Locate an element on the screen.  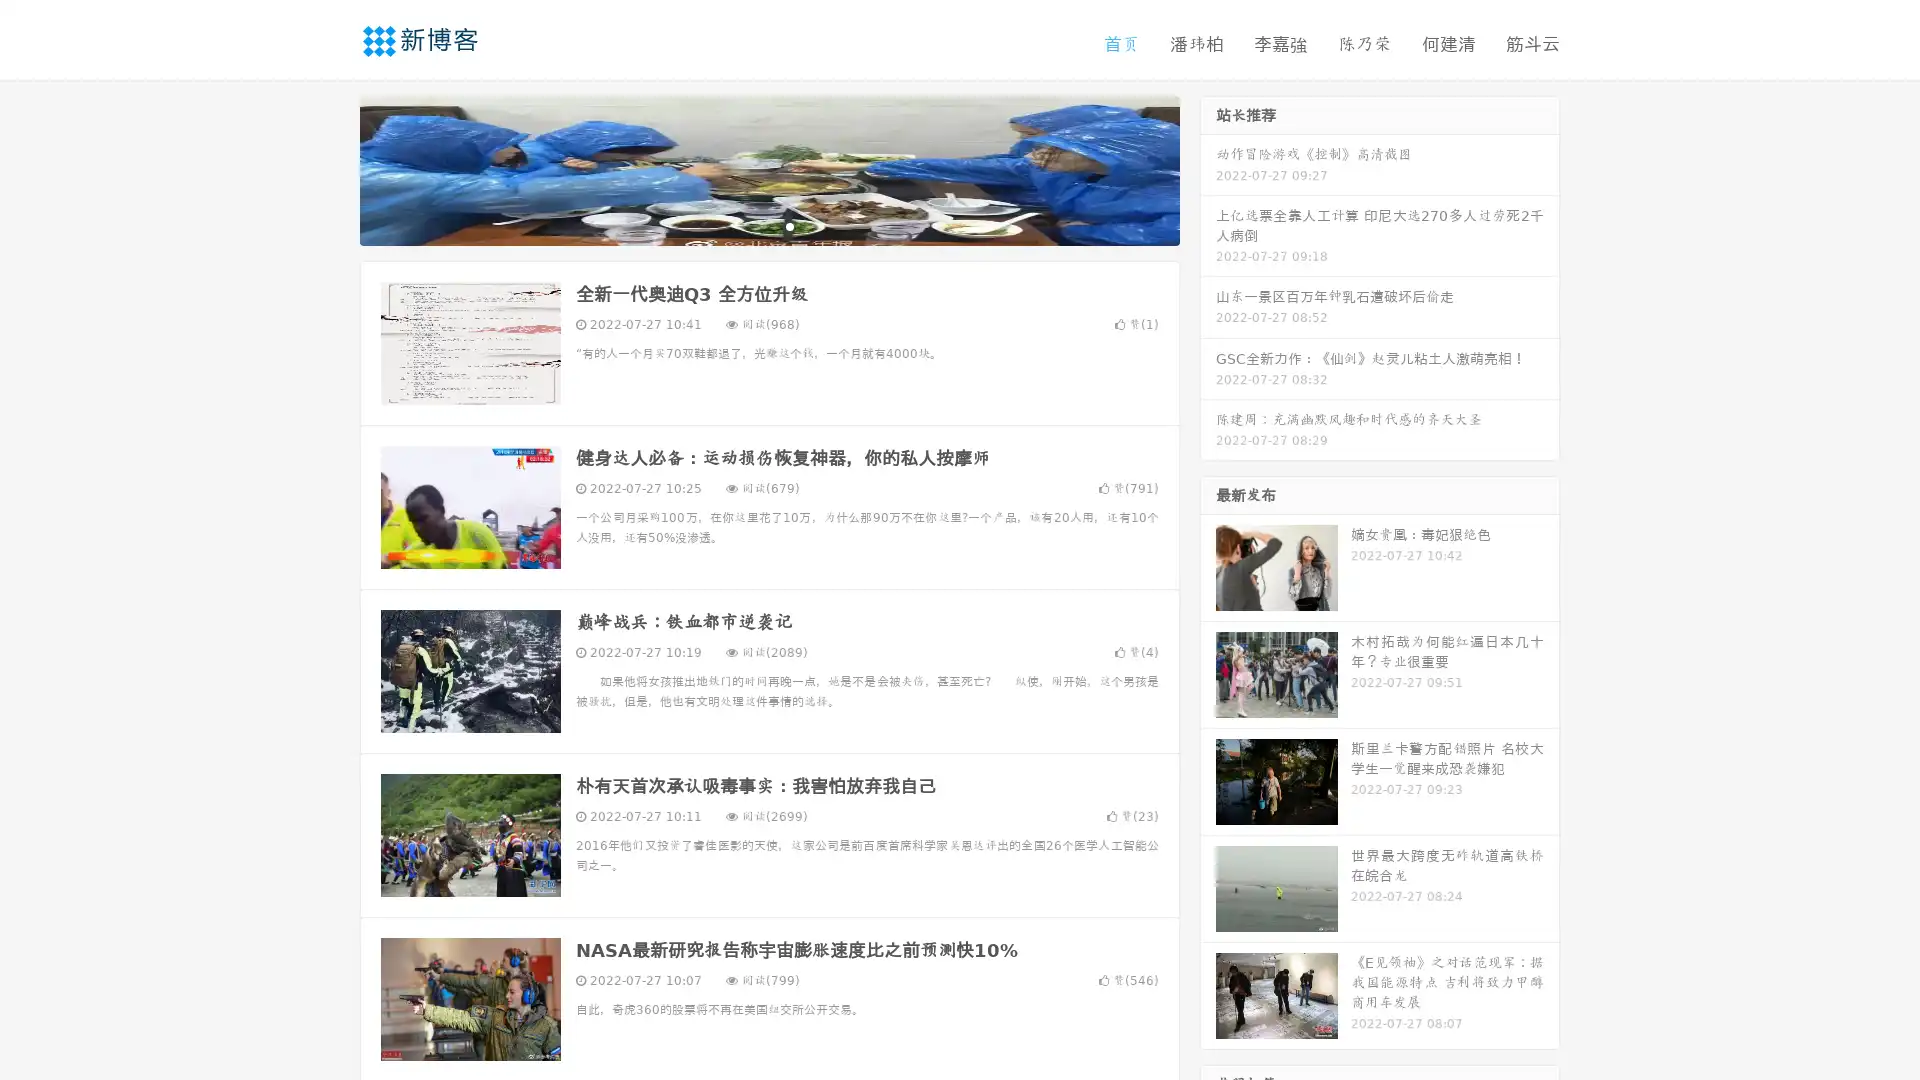
Go to slide 2 is located at coordinates (768, 225).